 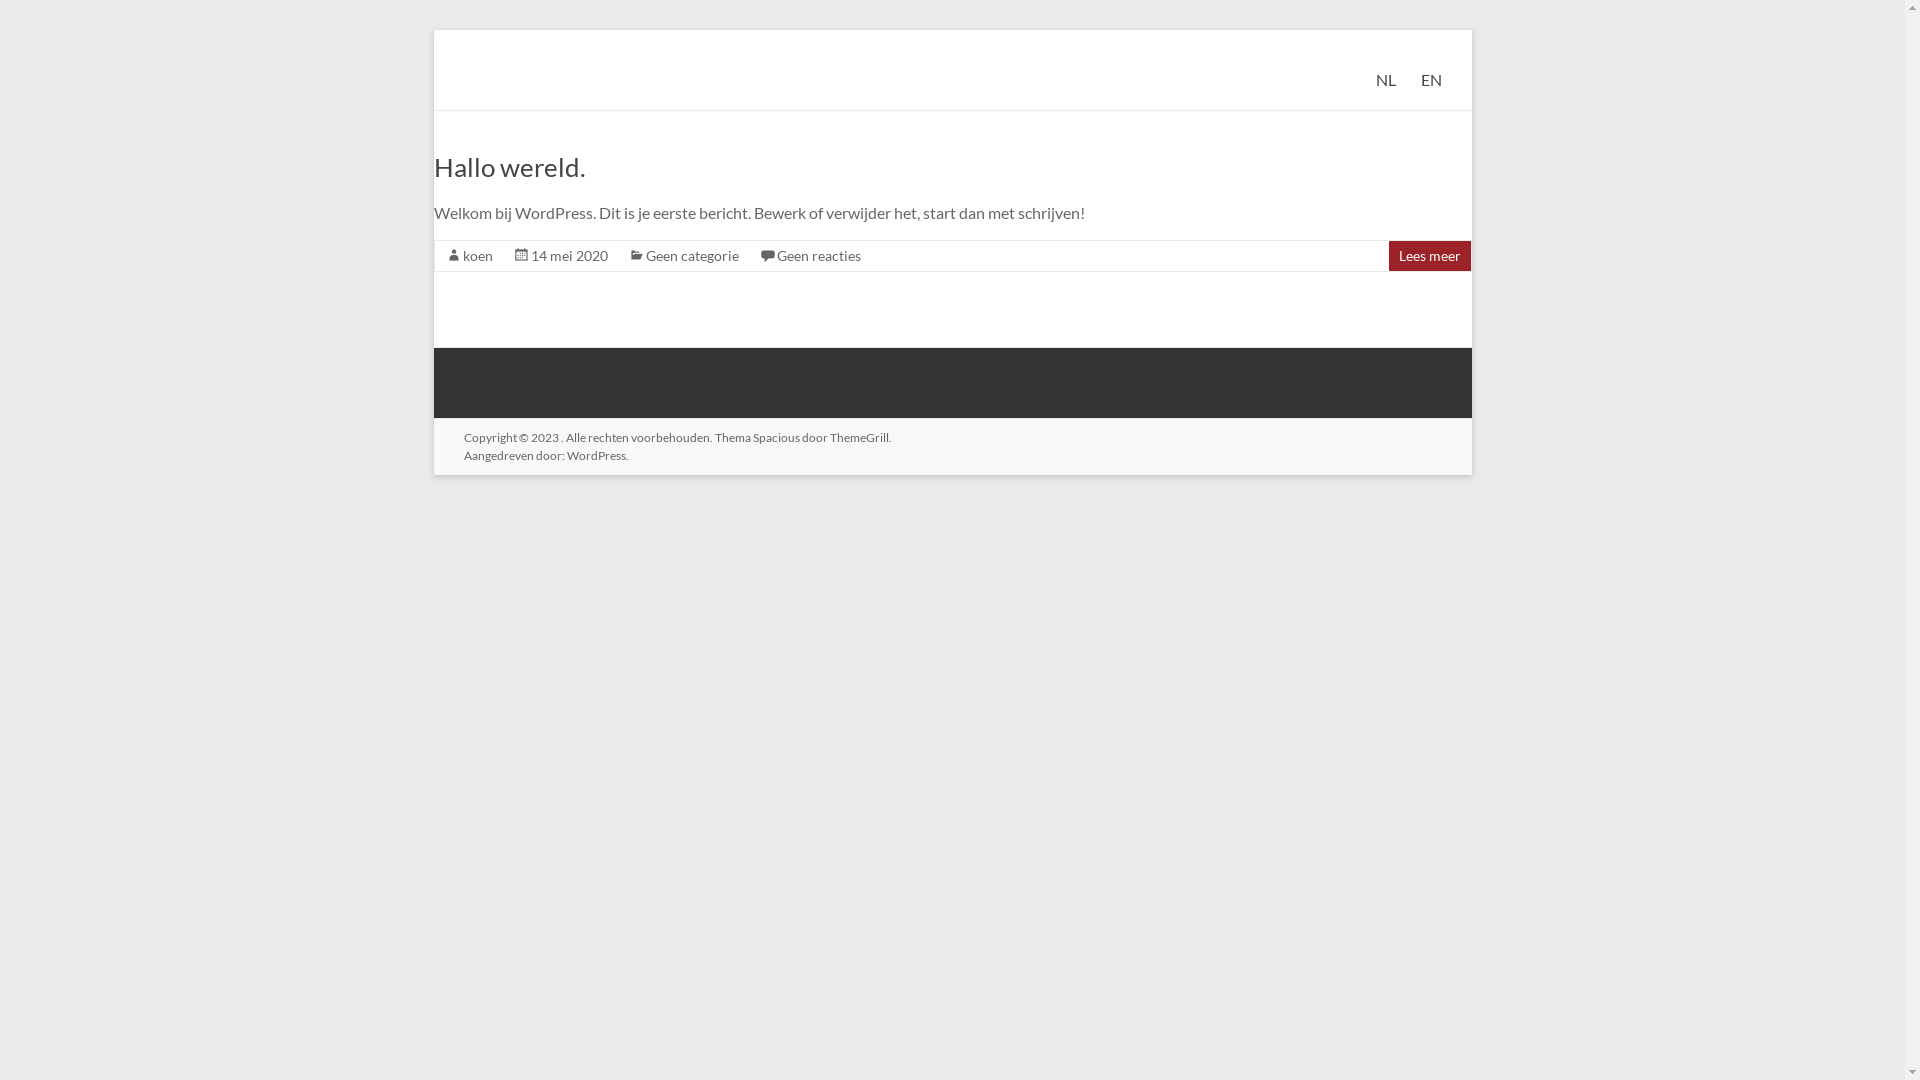 What do you see at coordinates (567, 254) in the screenshot?
I see `'14 mei 2020'` at bounding box center [567, 254].